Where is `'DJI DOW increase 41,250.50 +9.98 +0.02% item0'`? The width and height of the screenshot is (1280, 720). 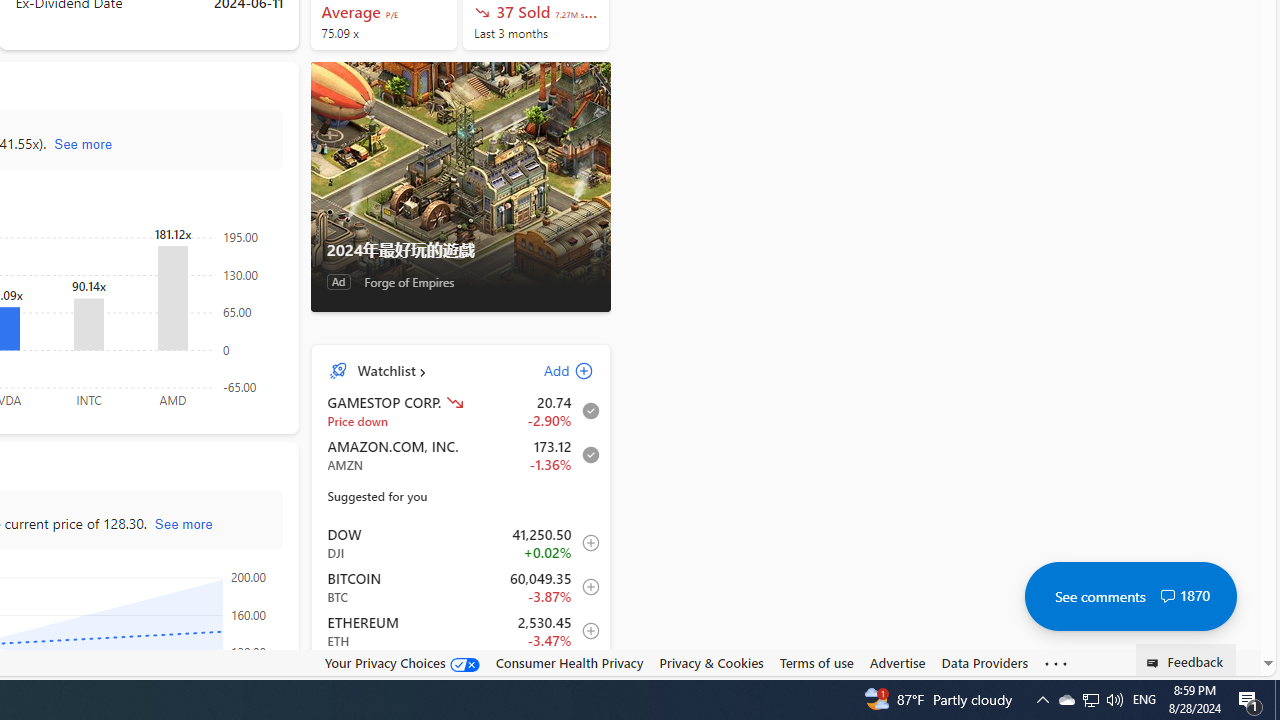
'DJI DOW increase 41,250.50 +9.98 +0.02% item0' is located at coordinates (460, 543).